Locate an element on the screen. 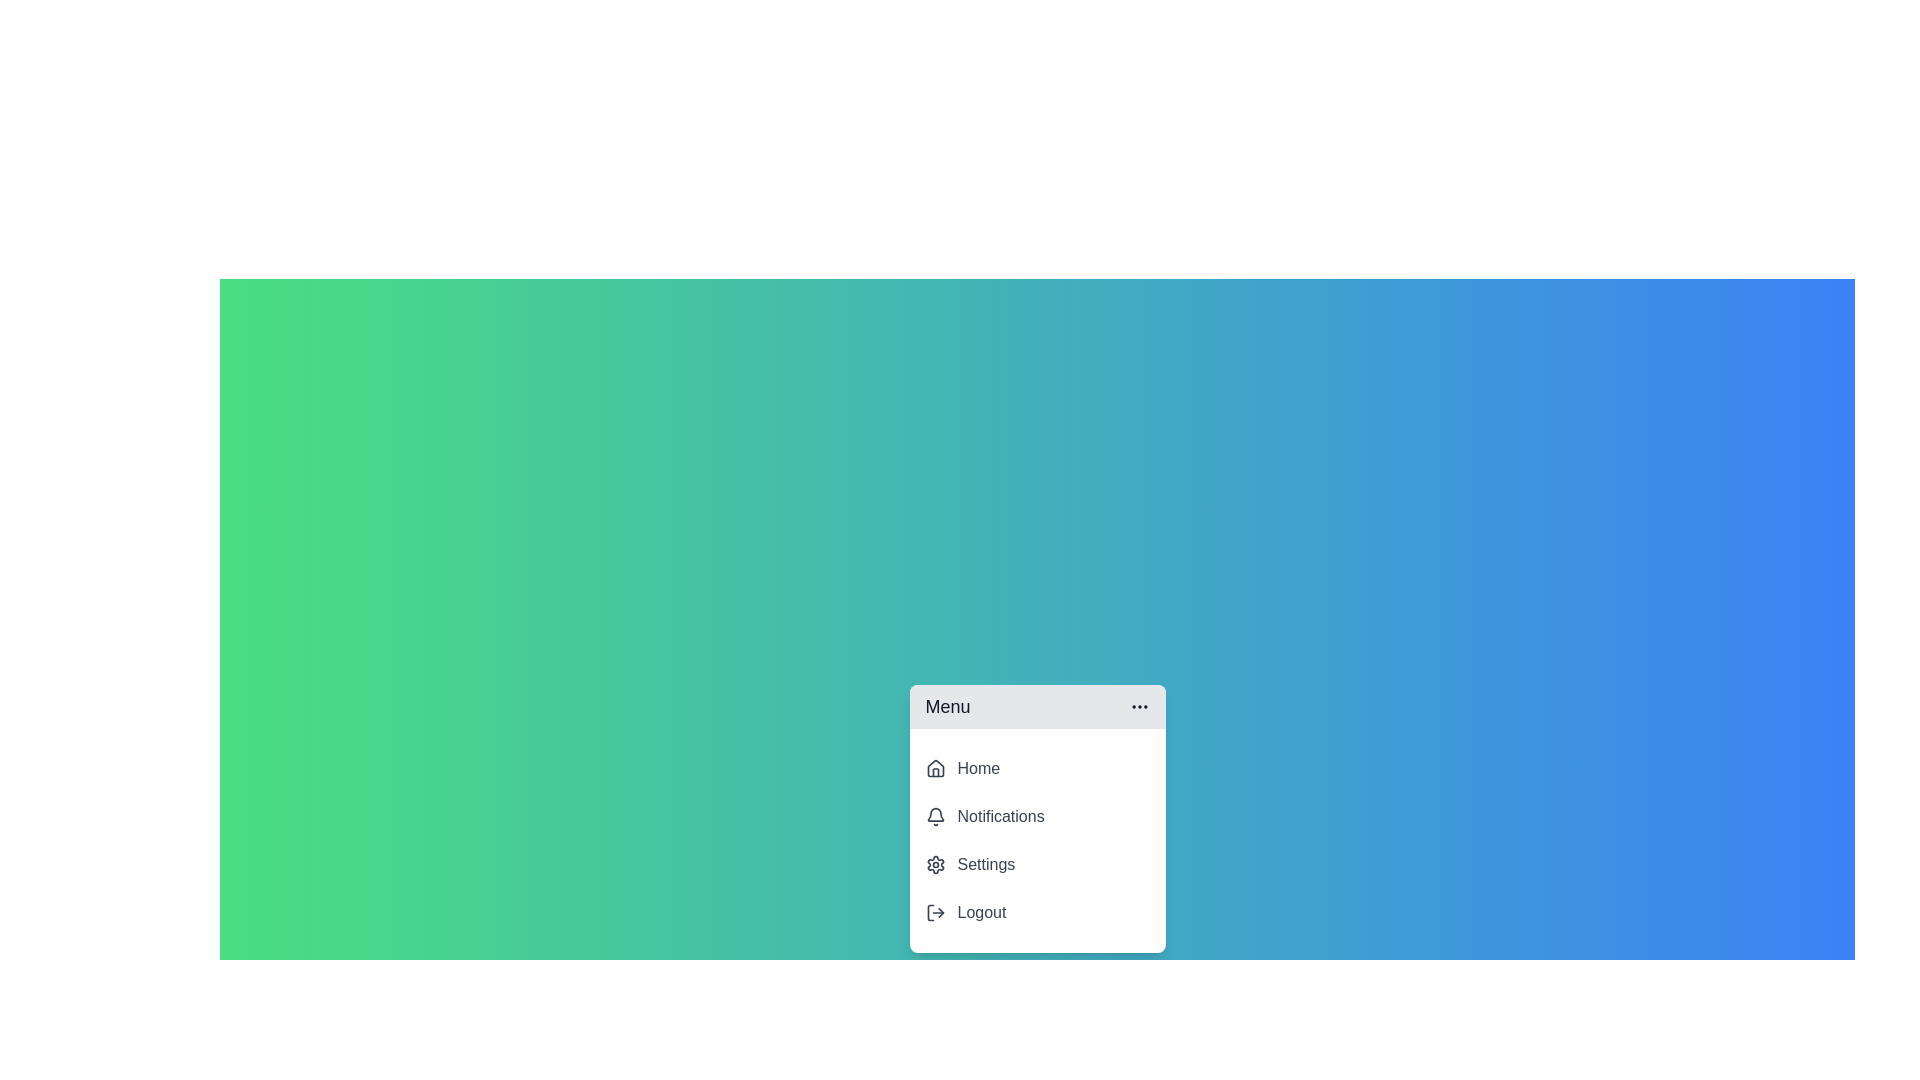 The height and width of the screenshot is (1080, 1920). the 'Logout' menu item is located at coordinates (1037, 913).